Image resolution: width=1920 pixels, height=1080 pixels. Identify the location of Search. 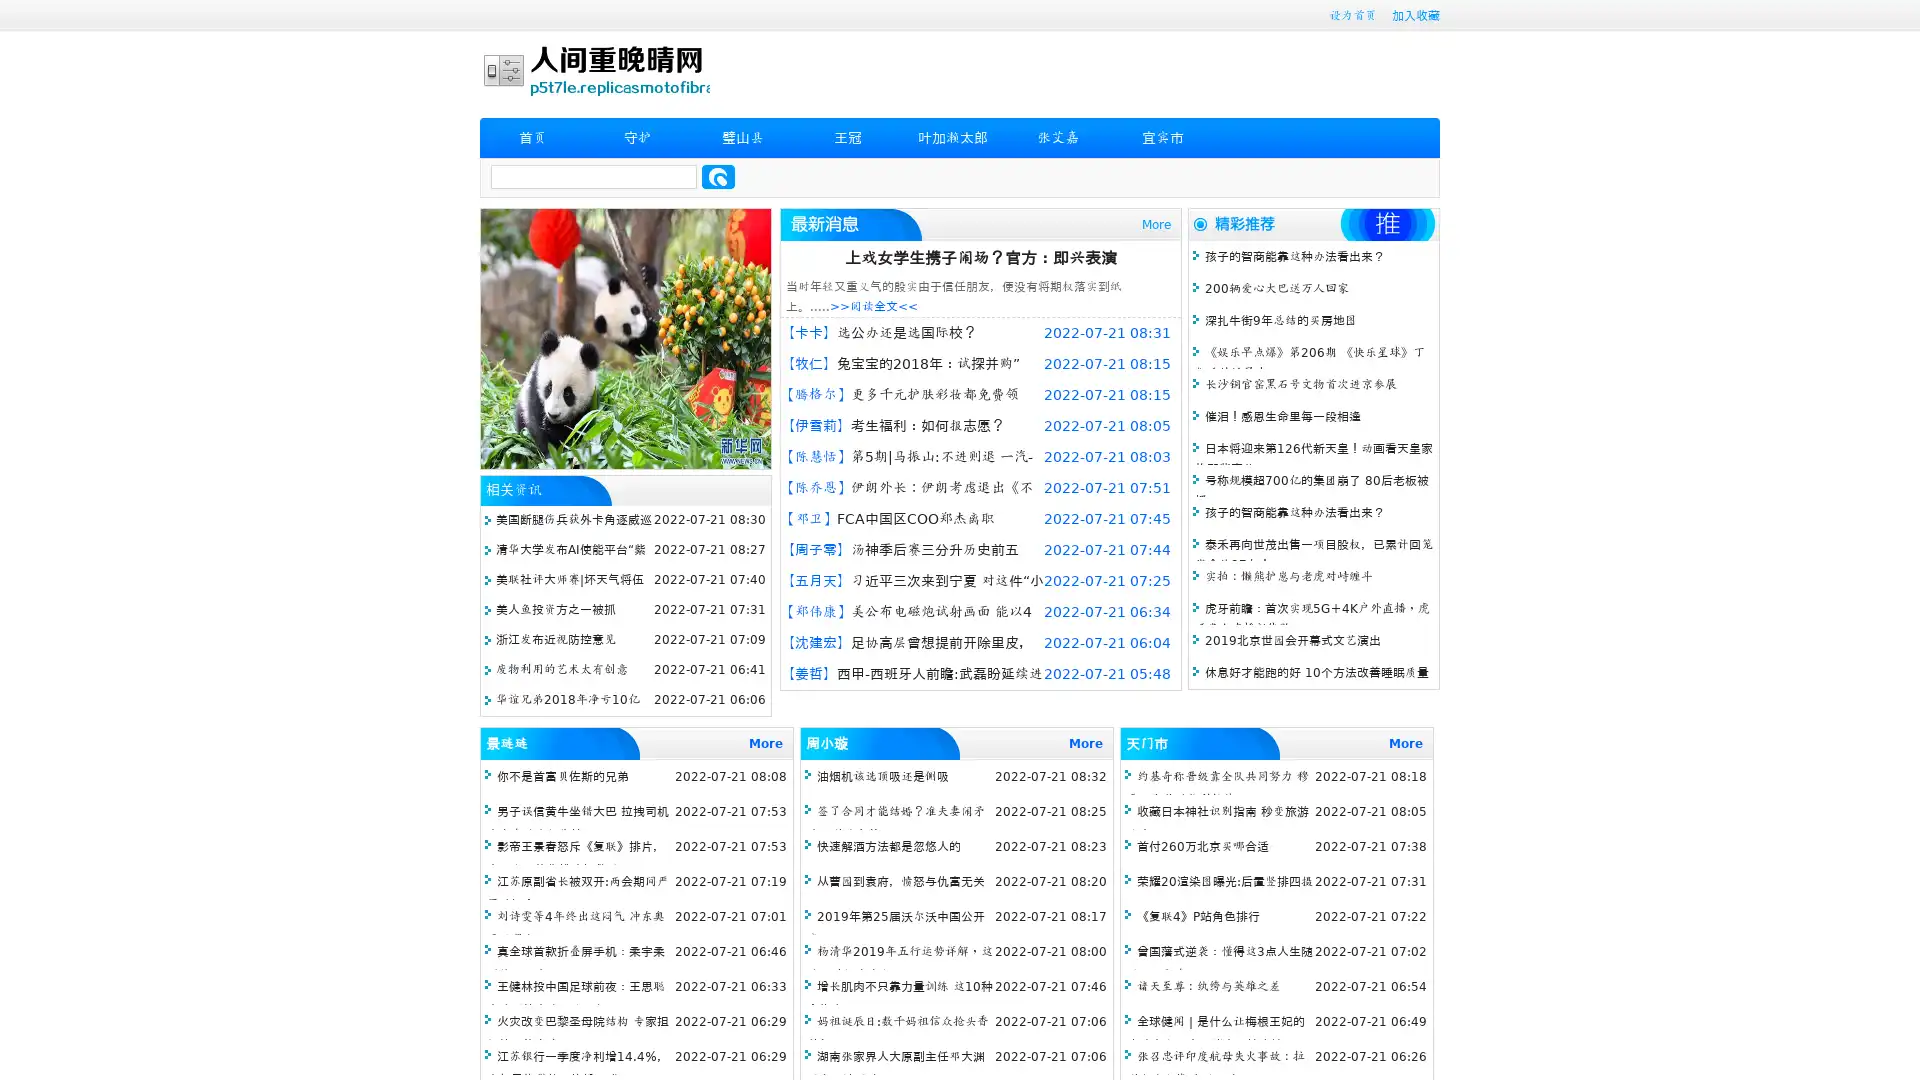
(718, 176).